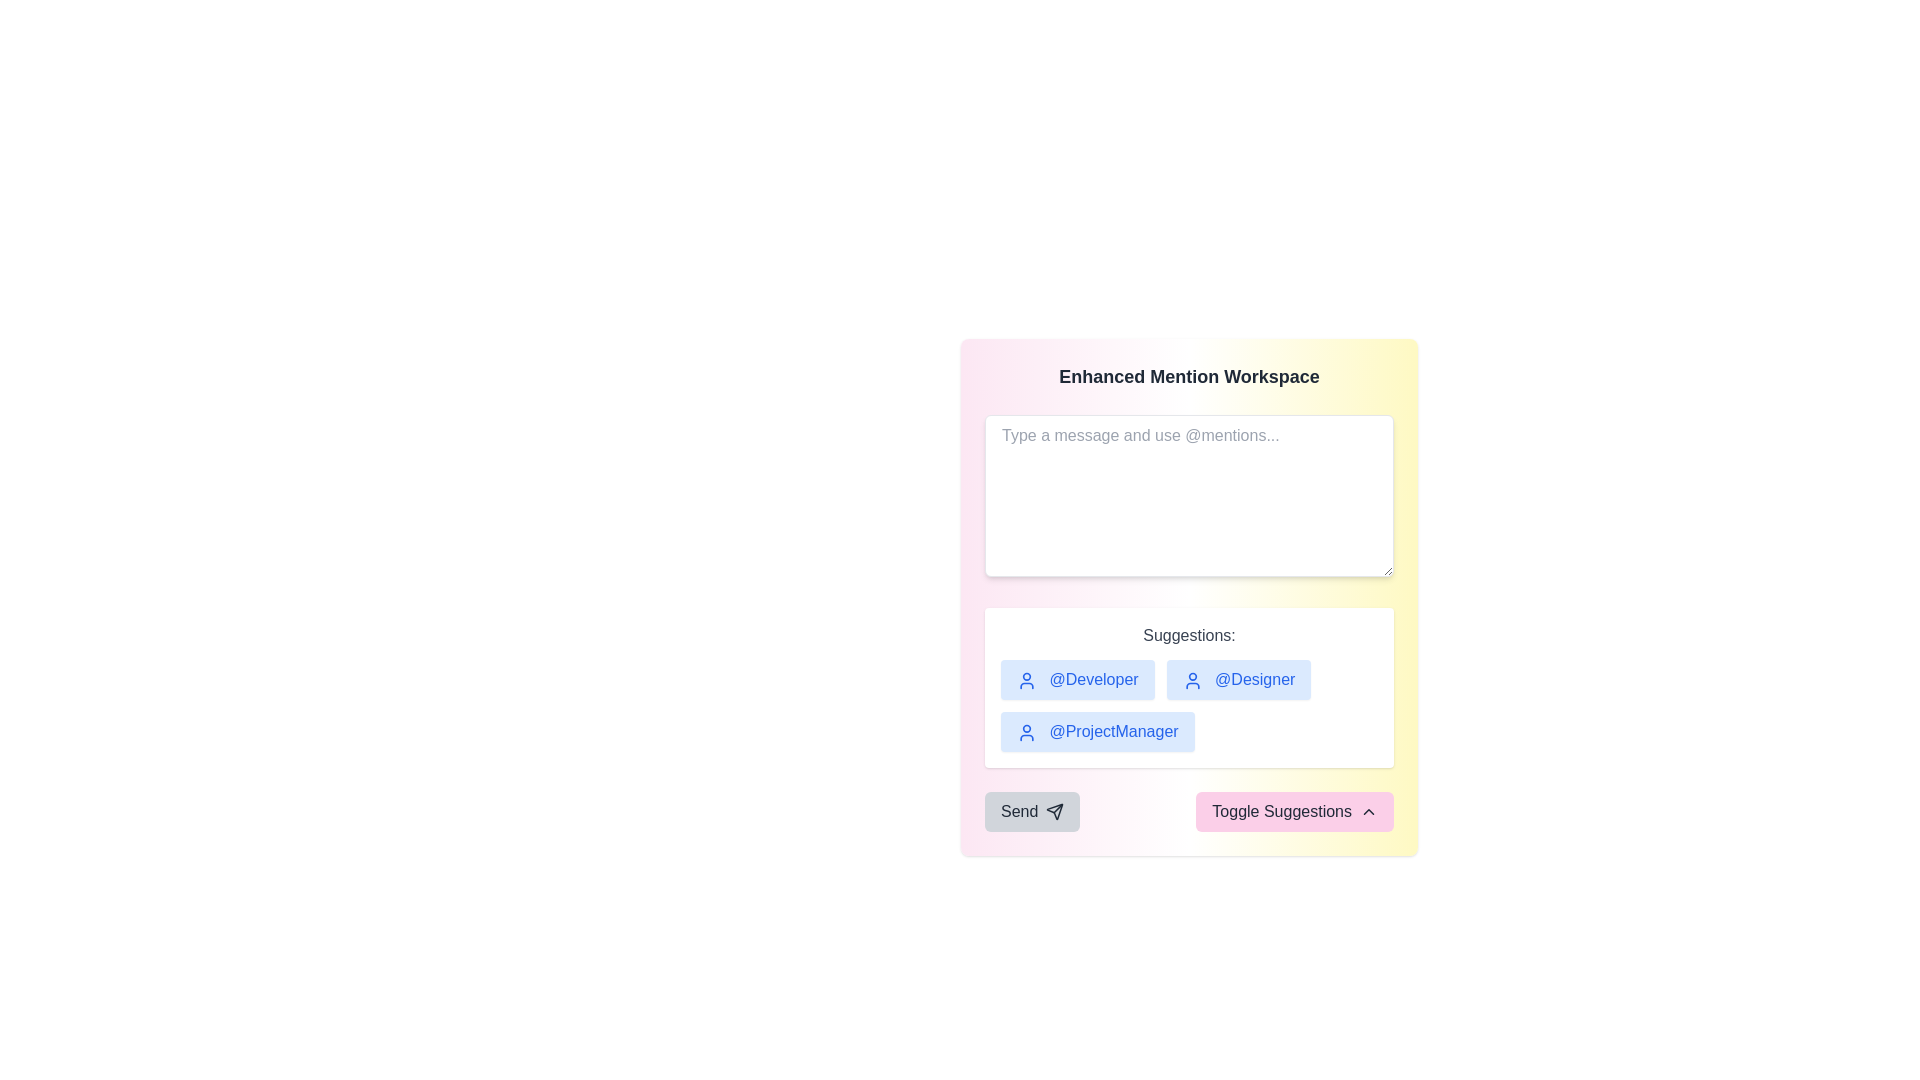 This screenshot has width=1920, height=1080. What do you see at coordinates (1096, 732) in the screenshot?
I see `the third selectable suggestion button for '@ProjectManager'` at bounding box center [1096, 732].